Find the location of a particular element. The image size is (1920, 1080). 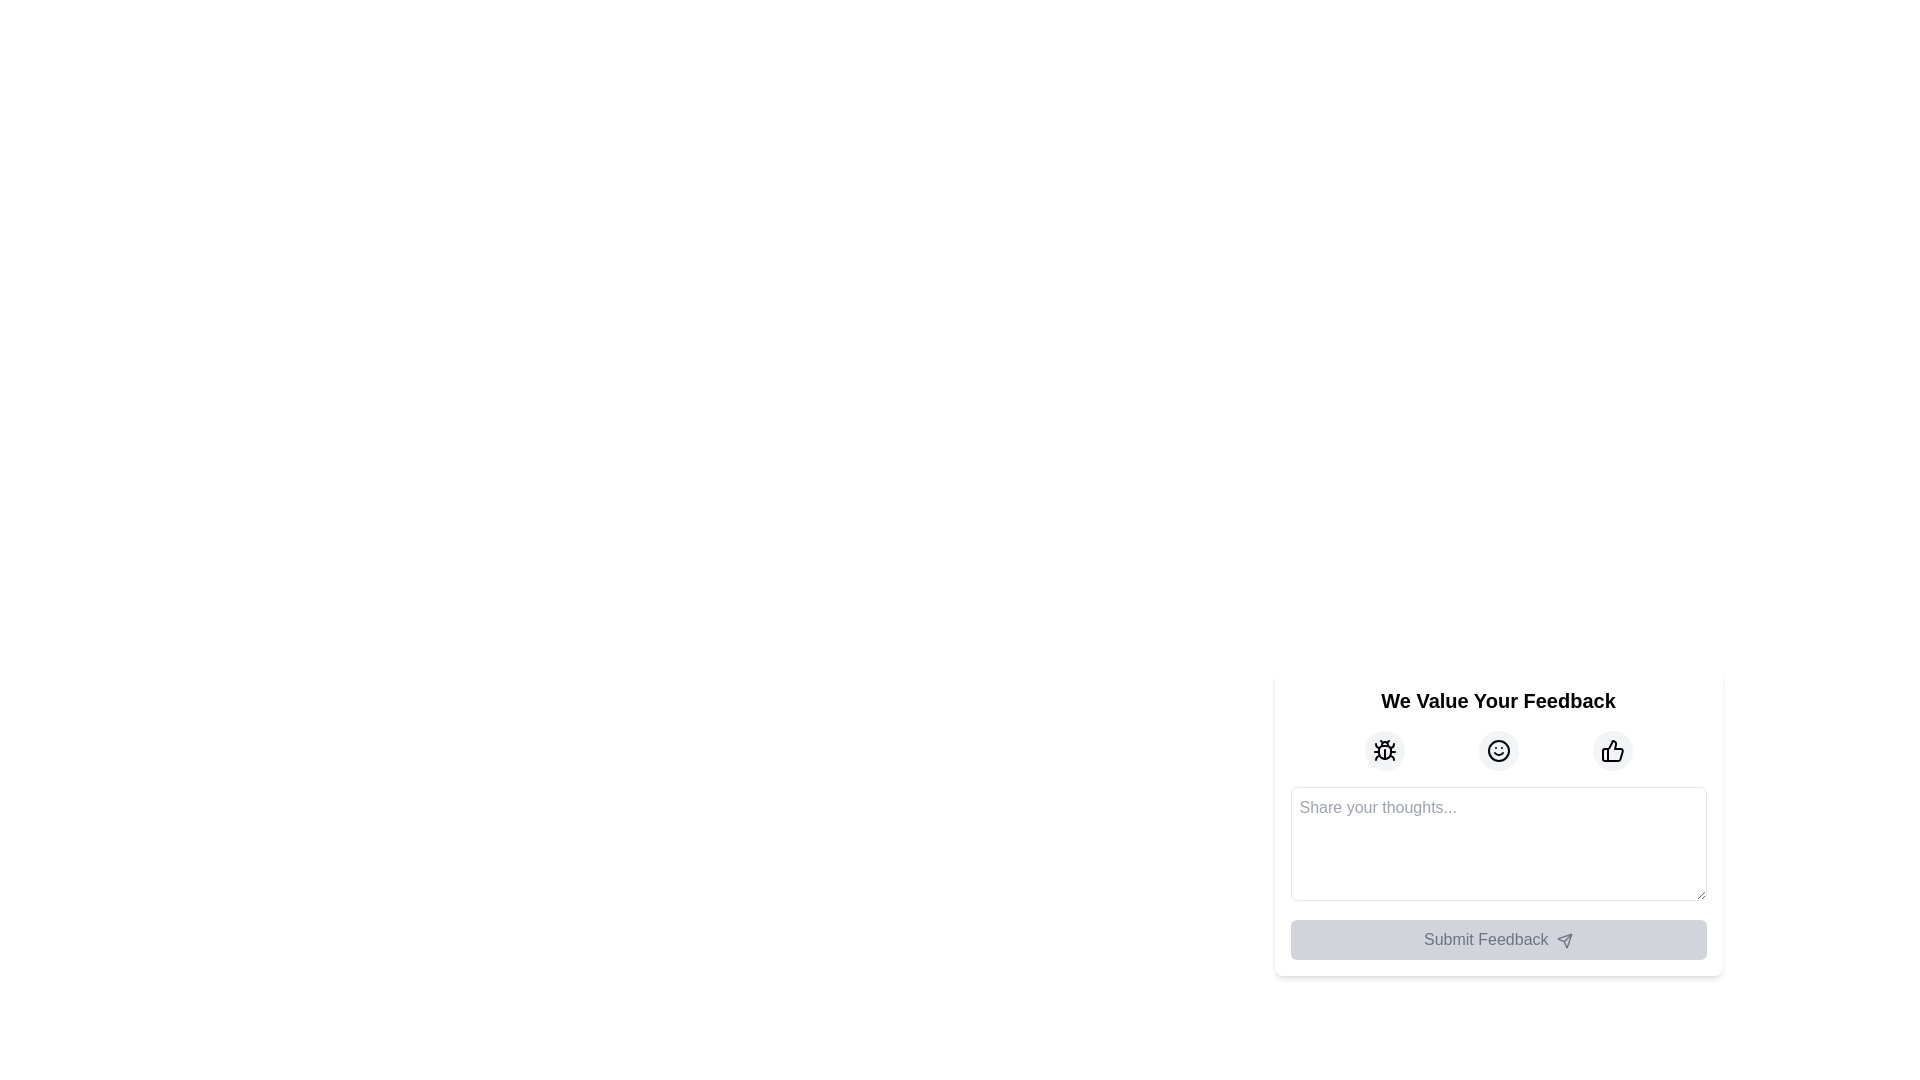

the circular button with a white background and a black 'thumbs up' icon to provide positive feedback is located at coordinates (1612, 751).